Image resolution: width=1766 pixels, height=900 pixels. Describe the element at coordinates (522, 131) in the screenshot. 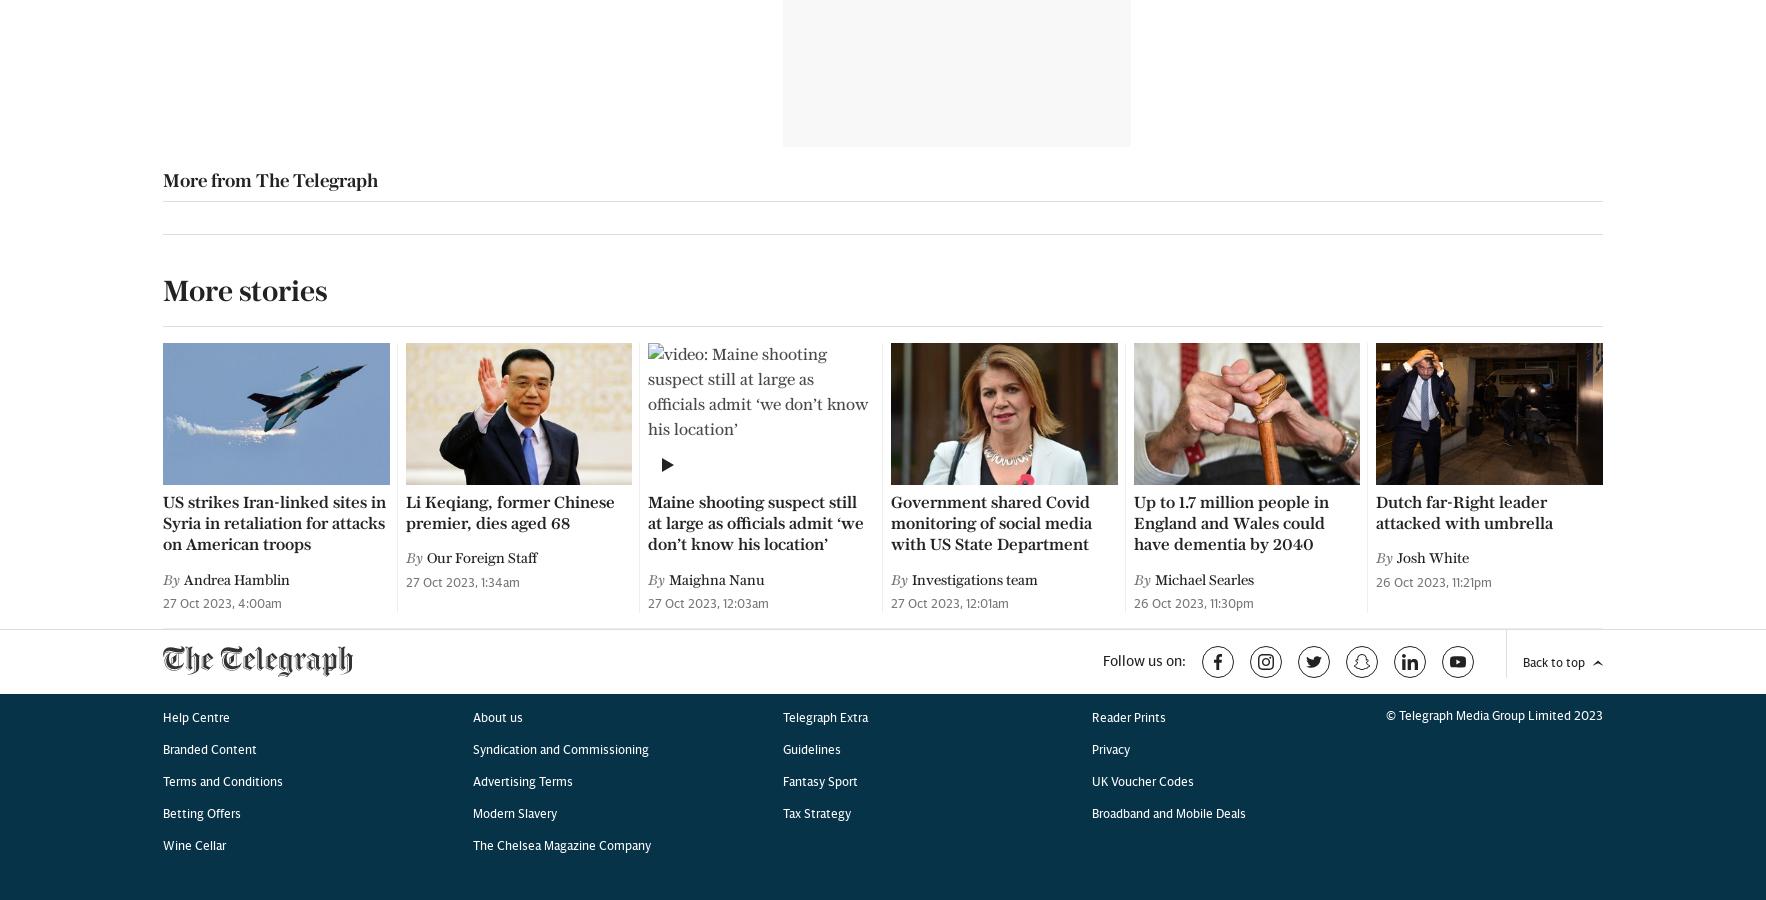

I see `'Advertising Terms'` at that location.